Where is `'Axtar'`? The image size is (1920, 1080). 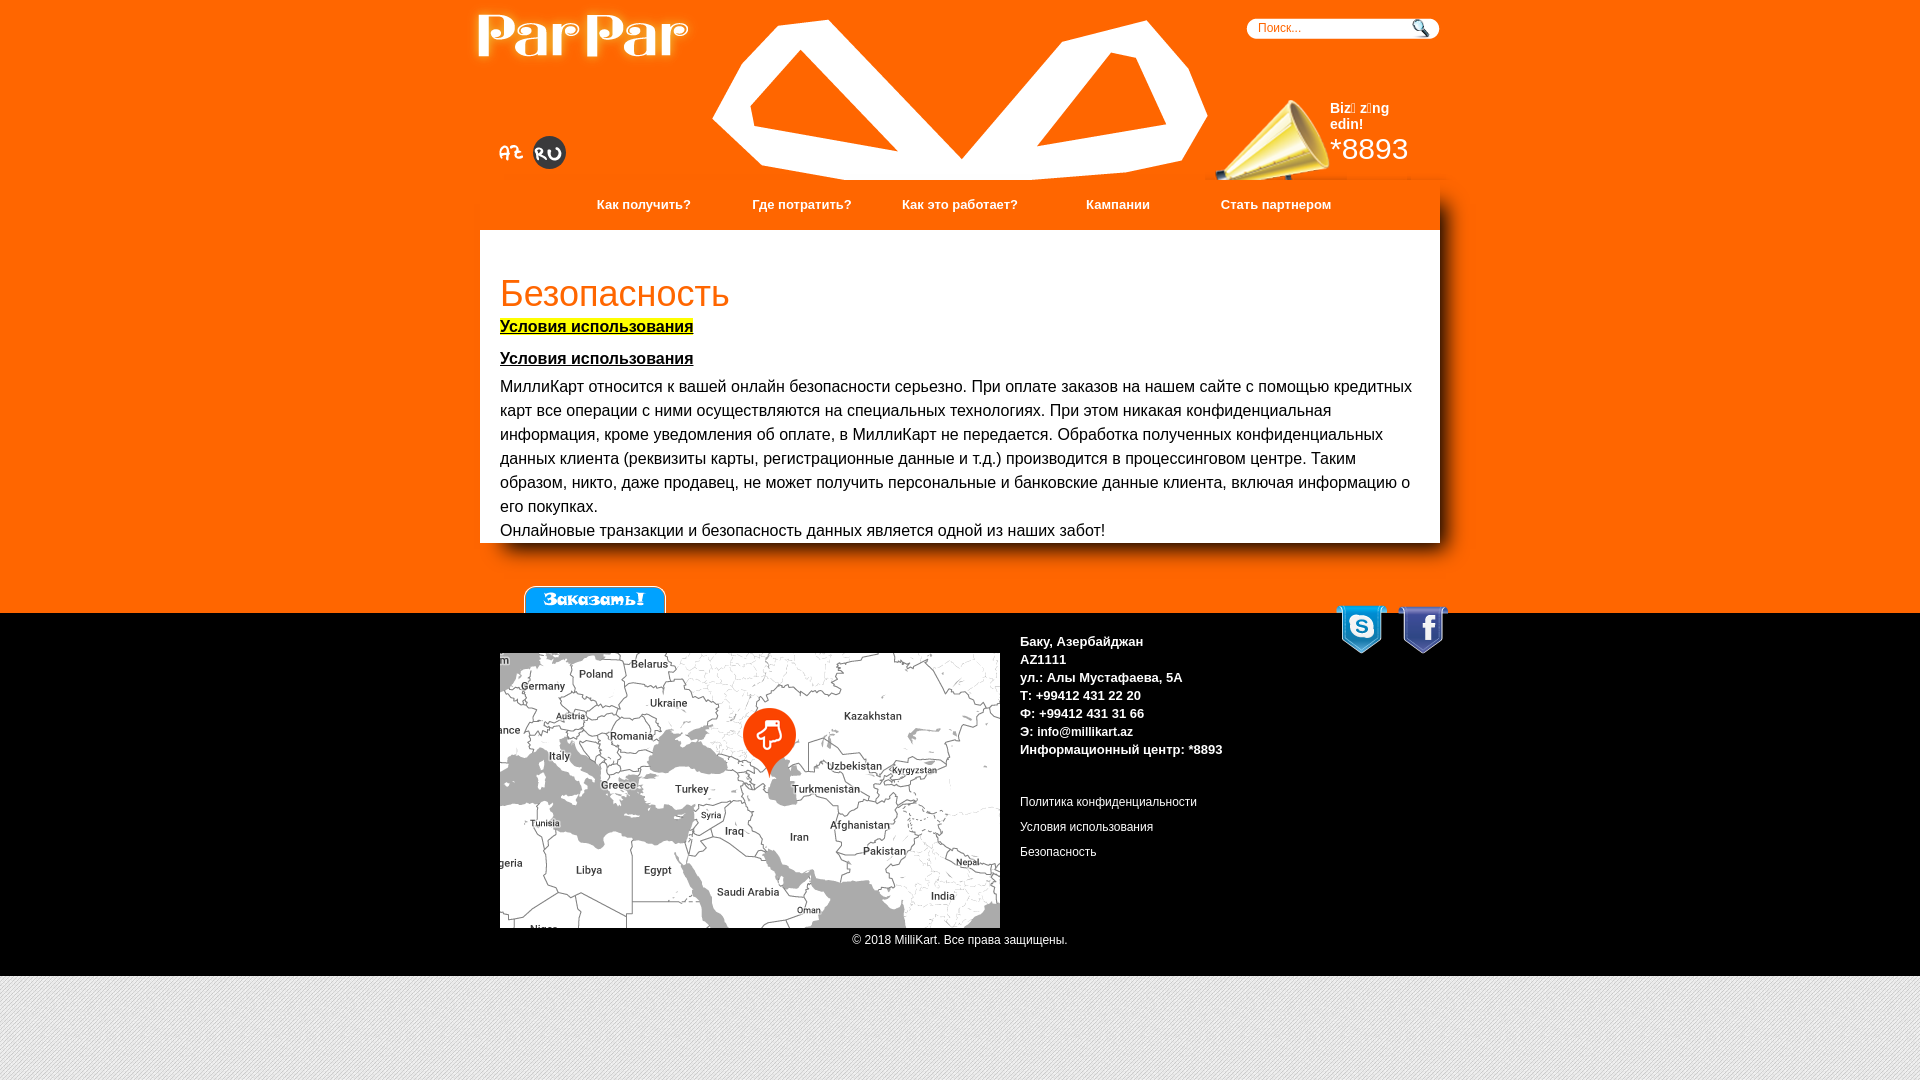 'Axtar' is located at coordinates (1423, 28).